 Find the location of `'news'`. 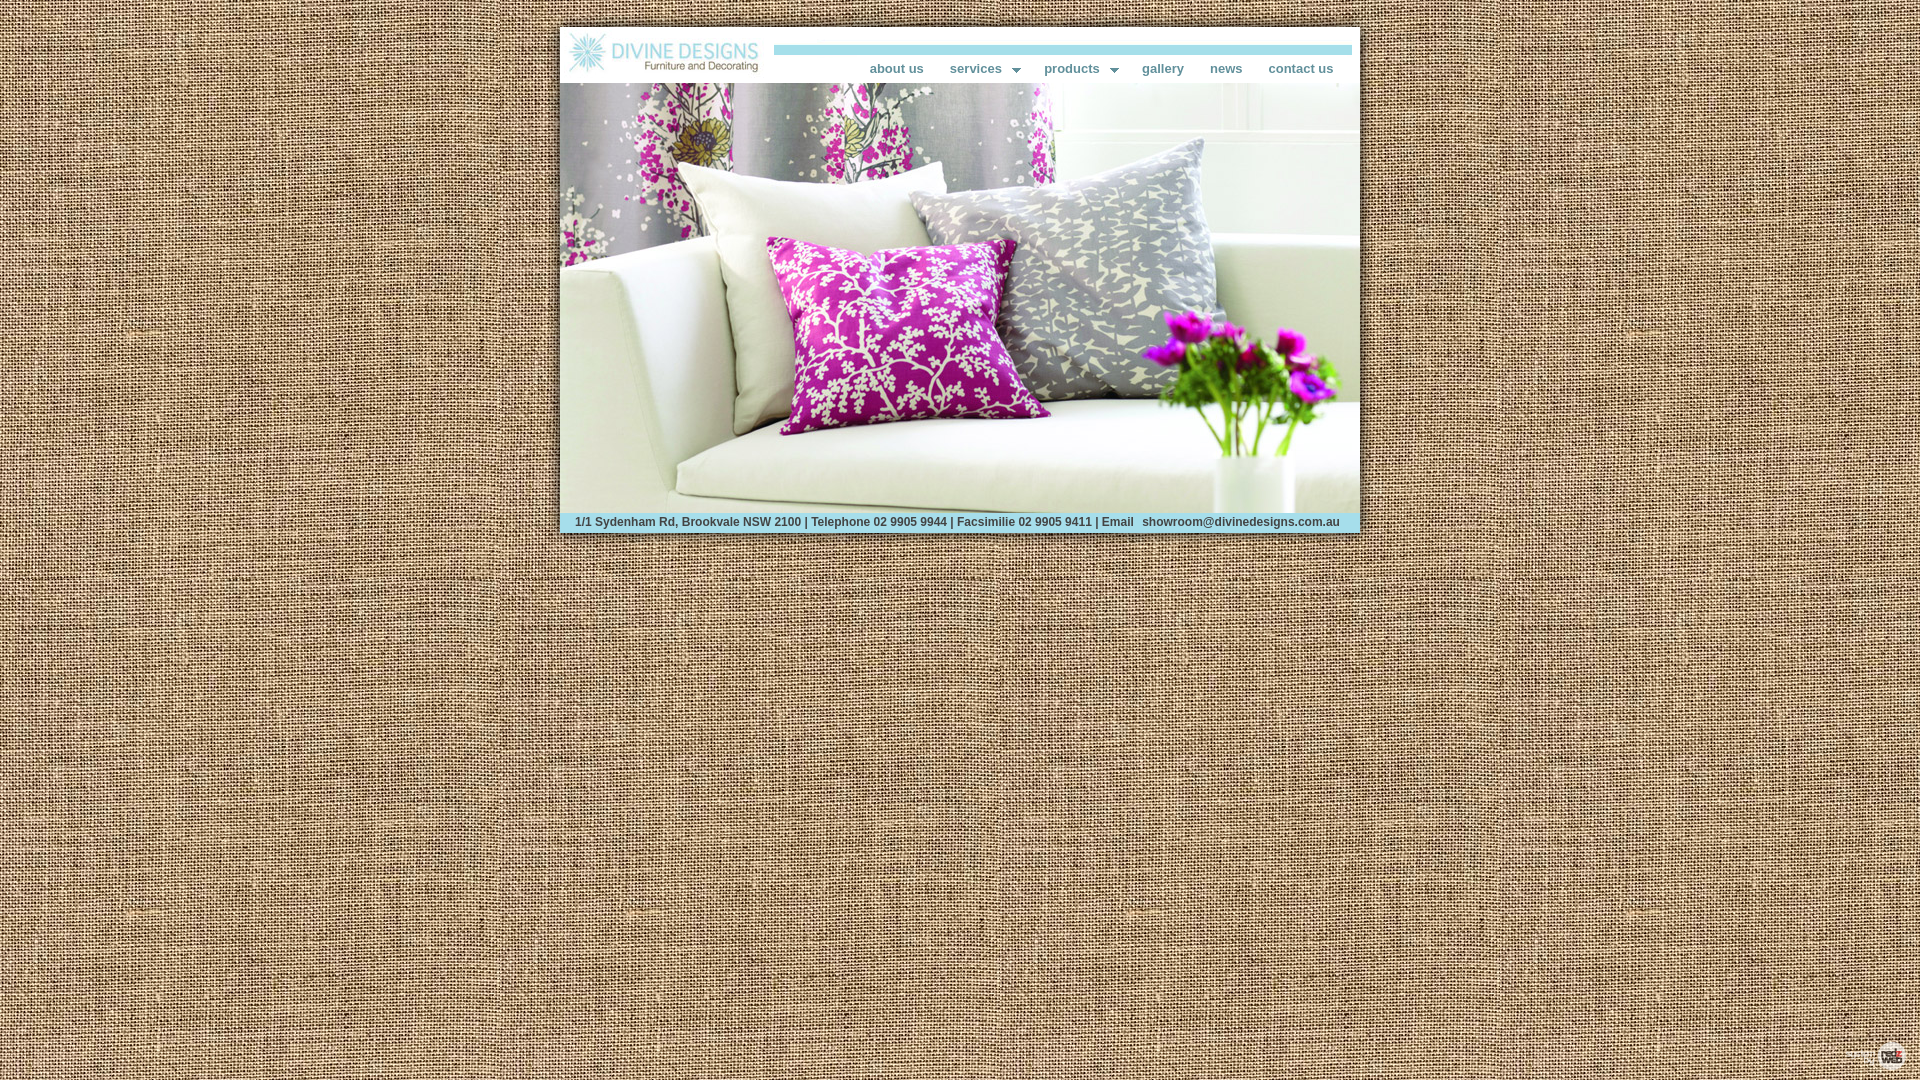

'news' is located at coordinates (1225, 67).